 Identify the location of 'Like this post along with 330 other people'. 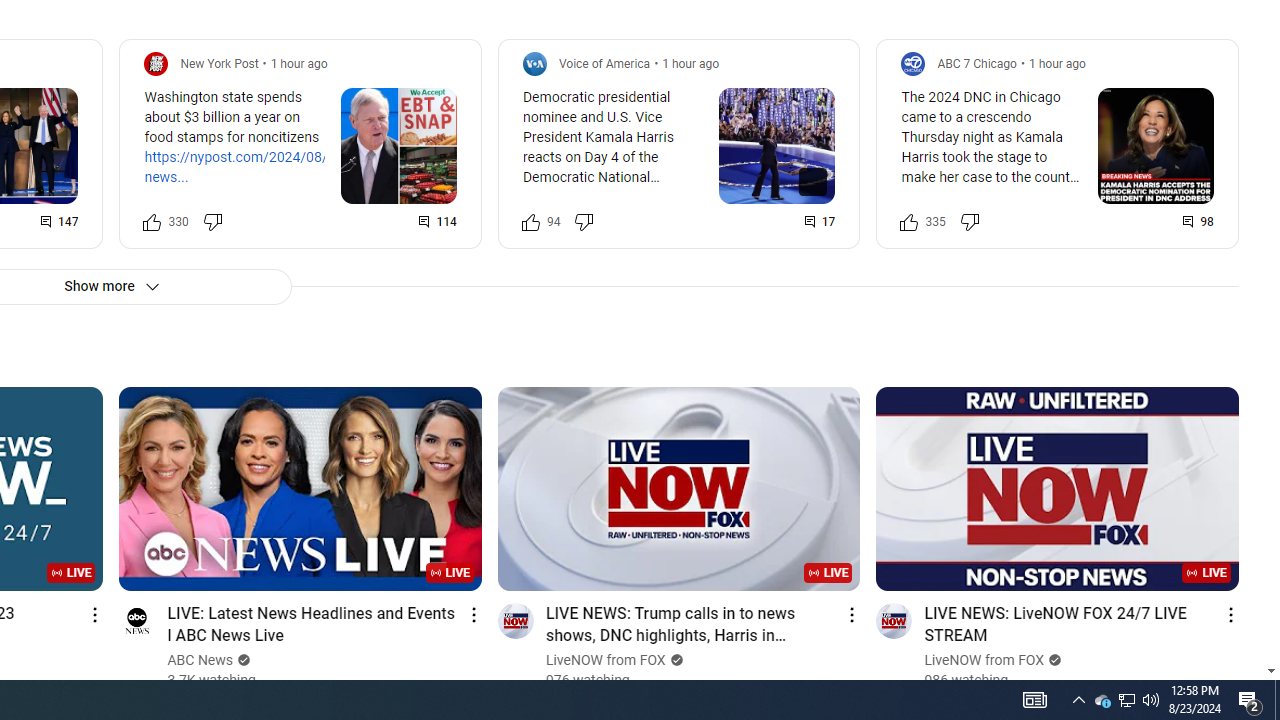
(151, 221).